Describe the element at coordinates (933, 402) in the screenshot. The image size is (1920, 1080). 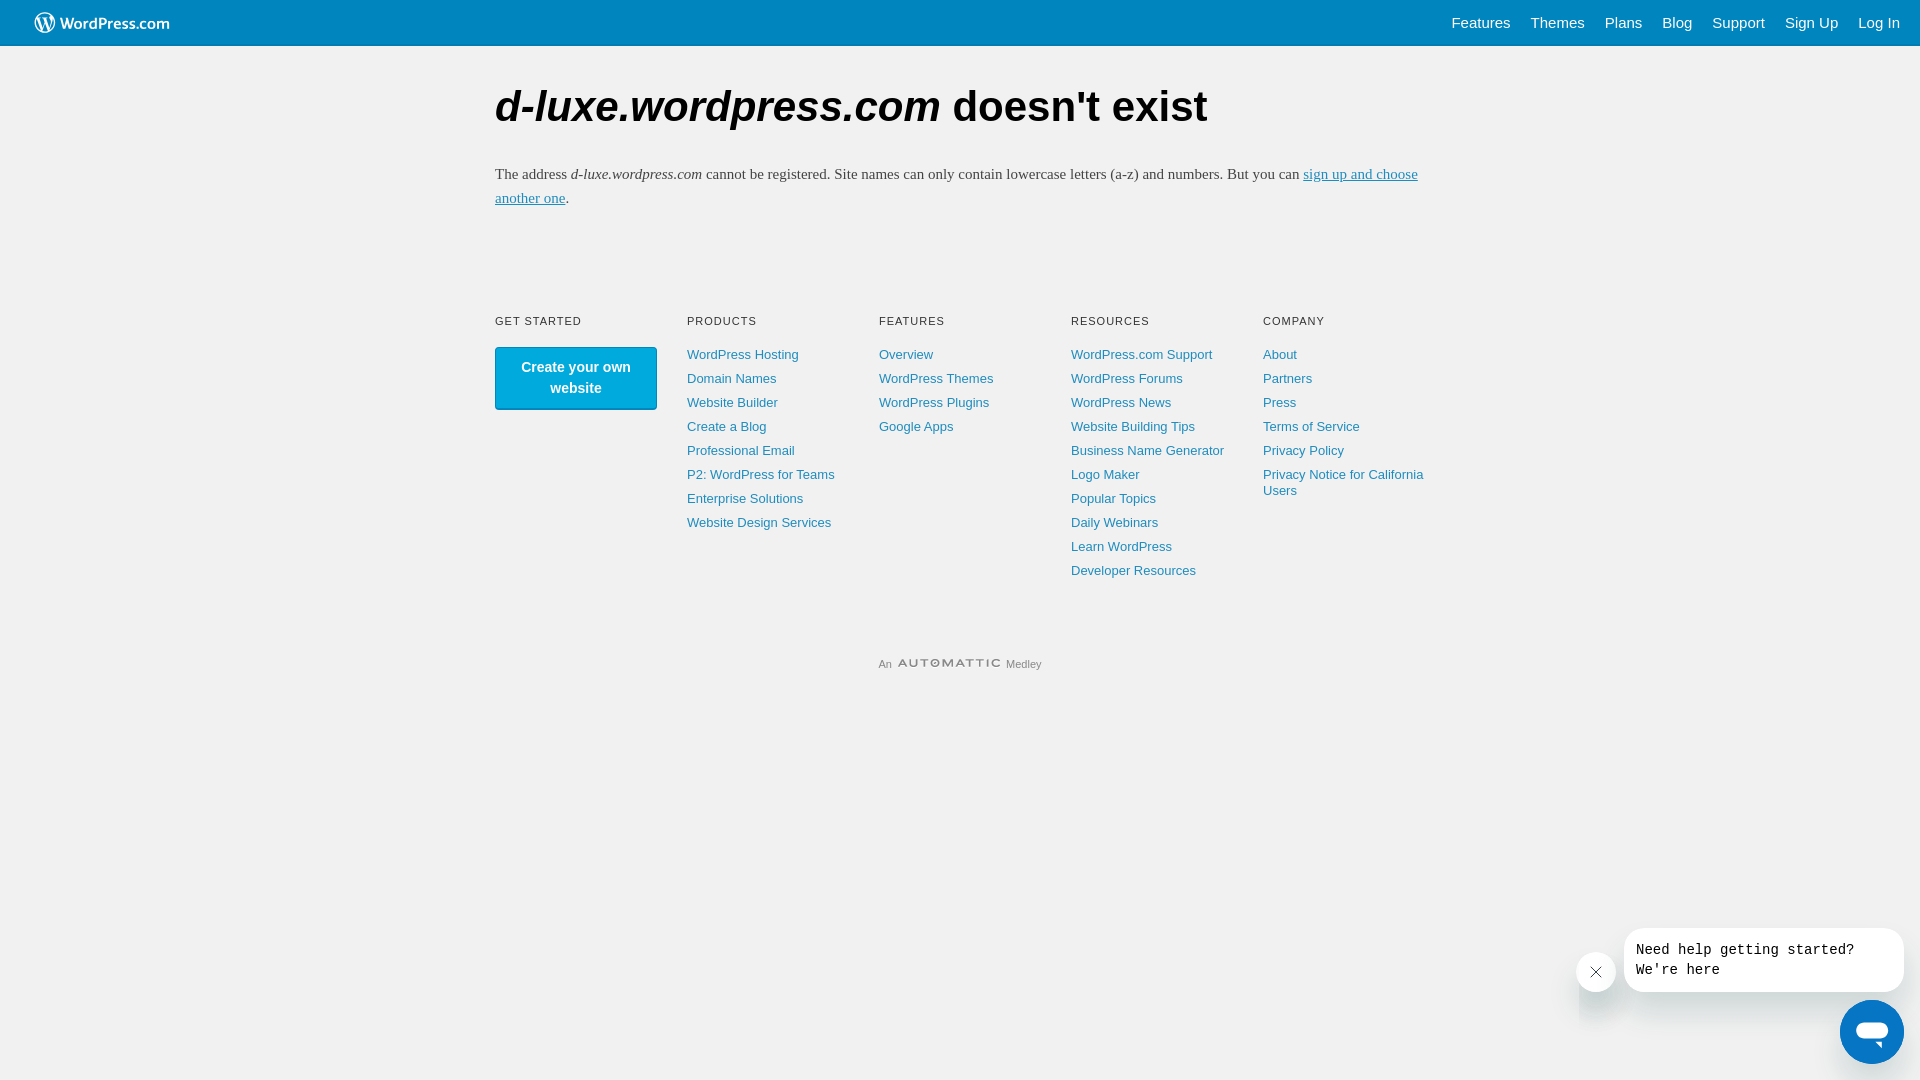
I see `'WordPress Plugins'` at that location.